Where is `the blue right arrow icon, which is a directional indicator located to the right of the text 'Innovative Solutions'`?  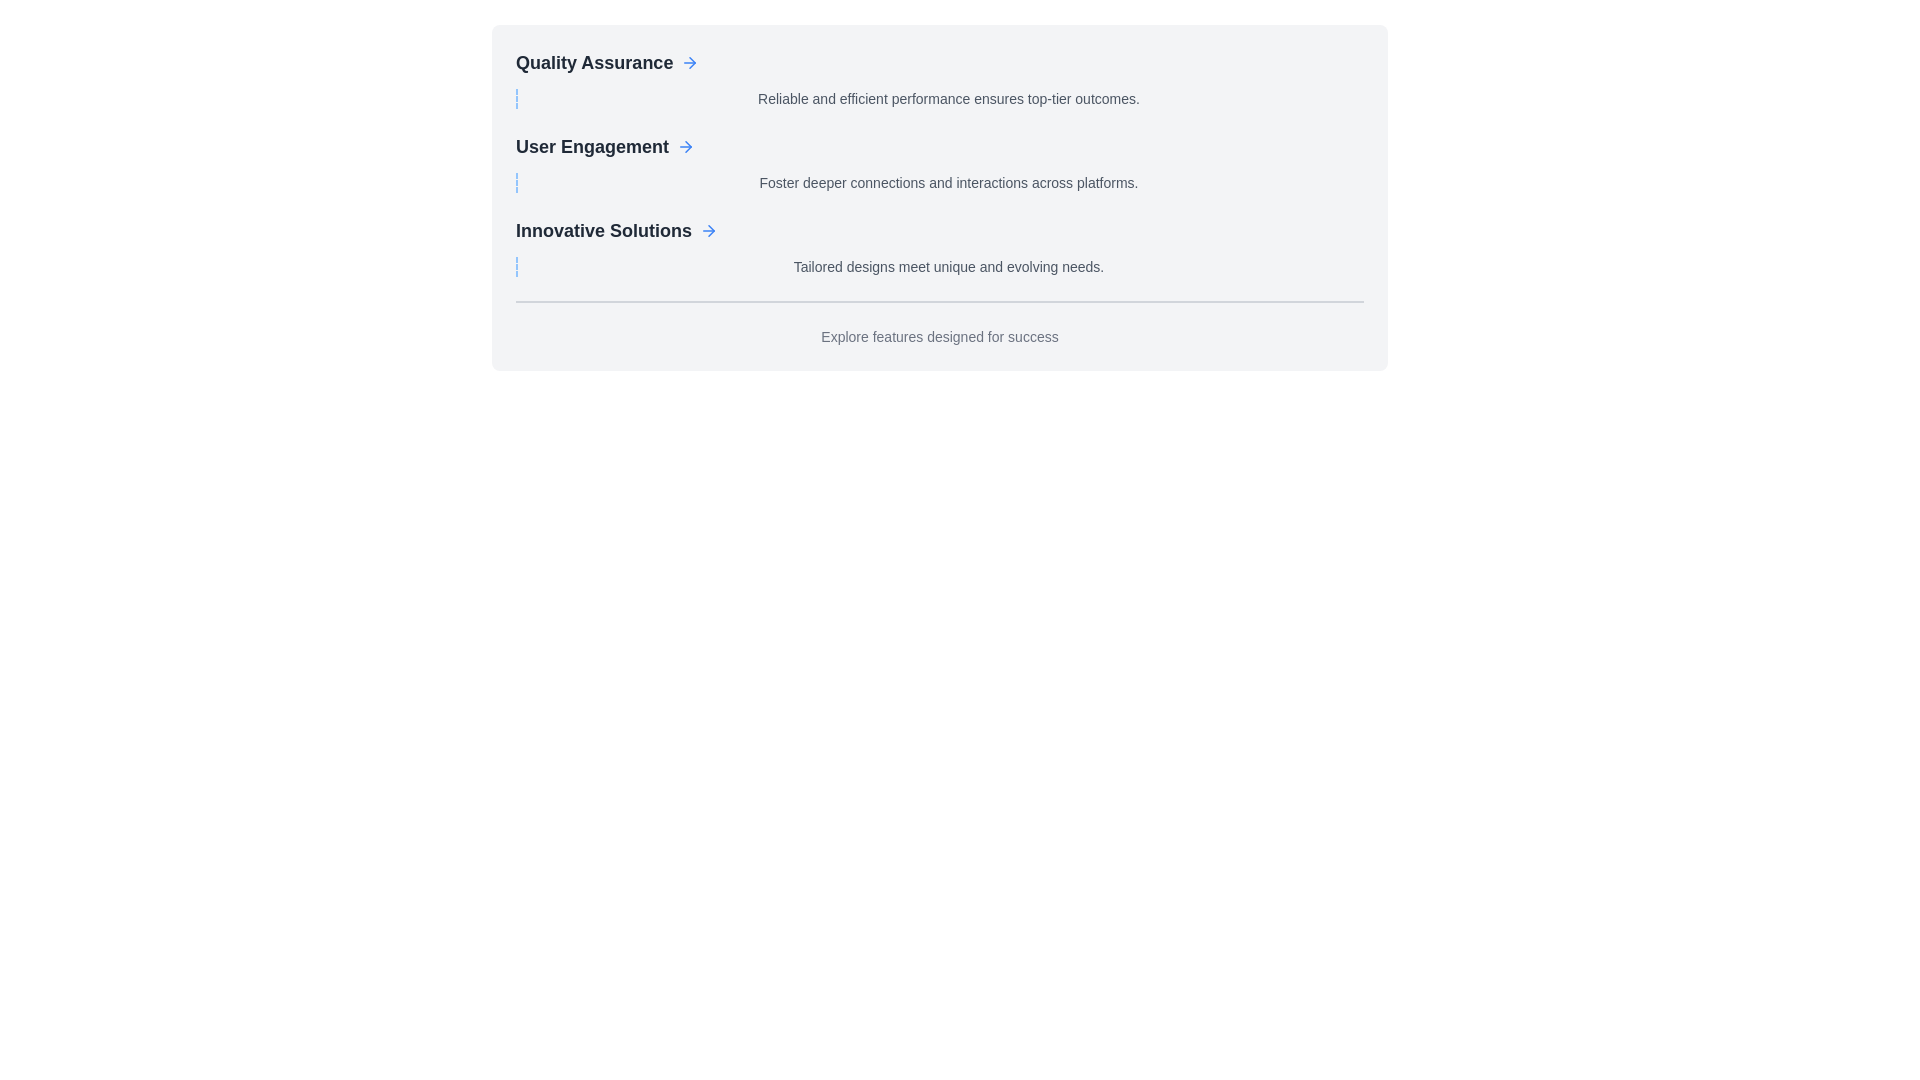
the blue right arrow icon, which is a directional indicator located to the right of the text 'Innovative Solutions' is located at coordinates (709, 230).